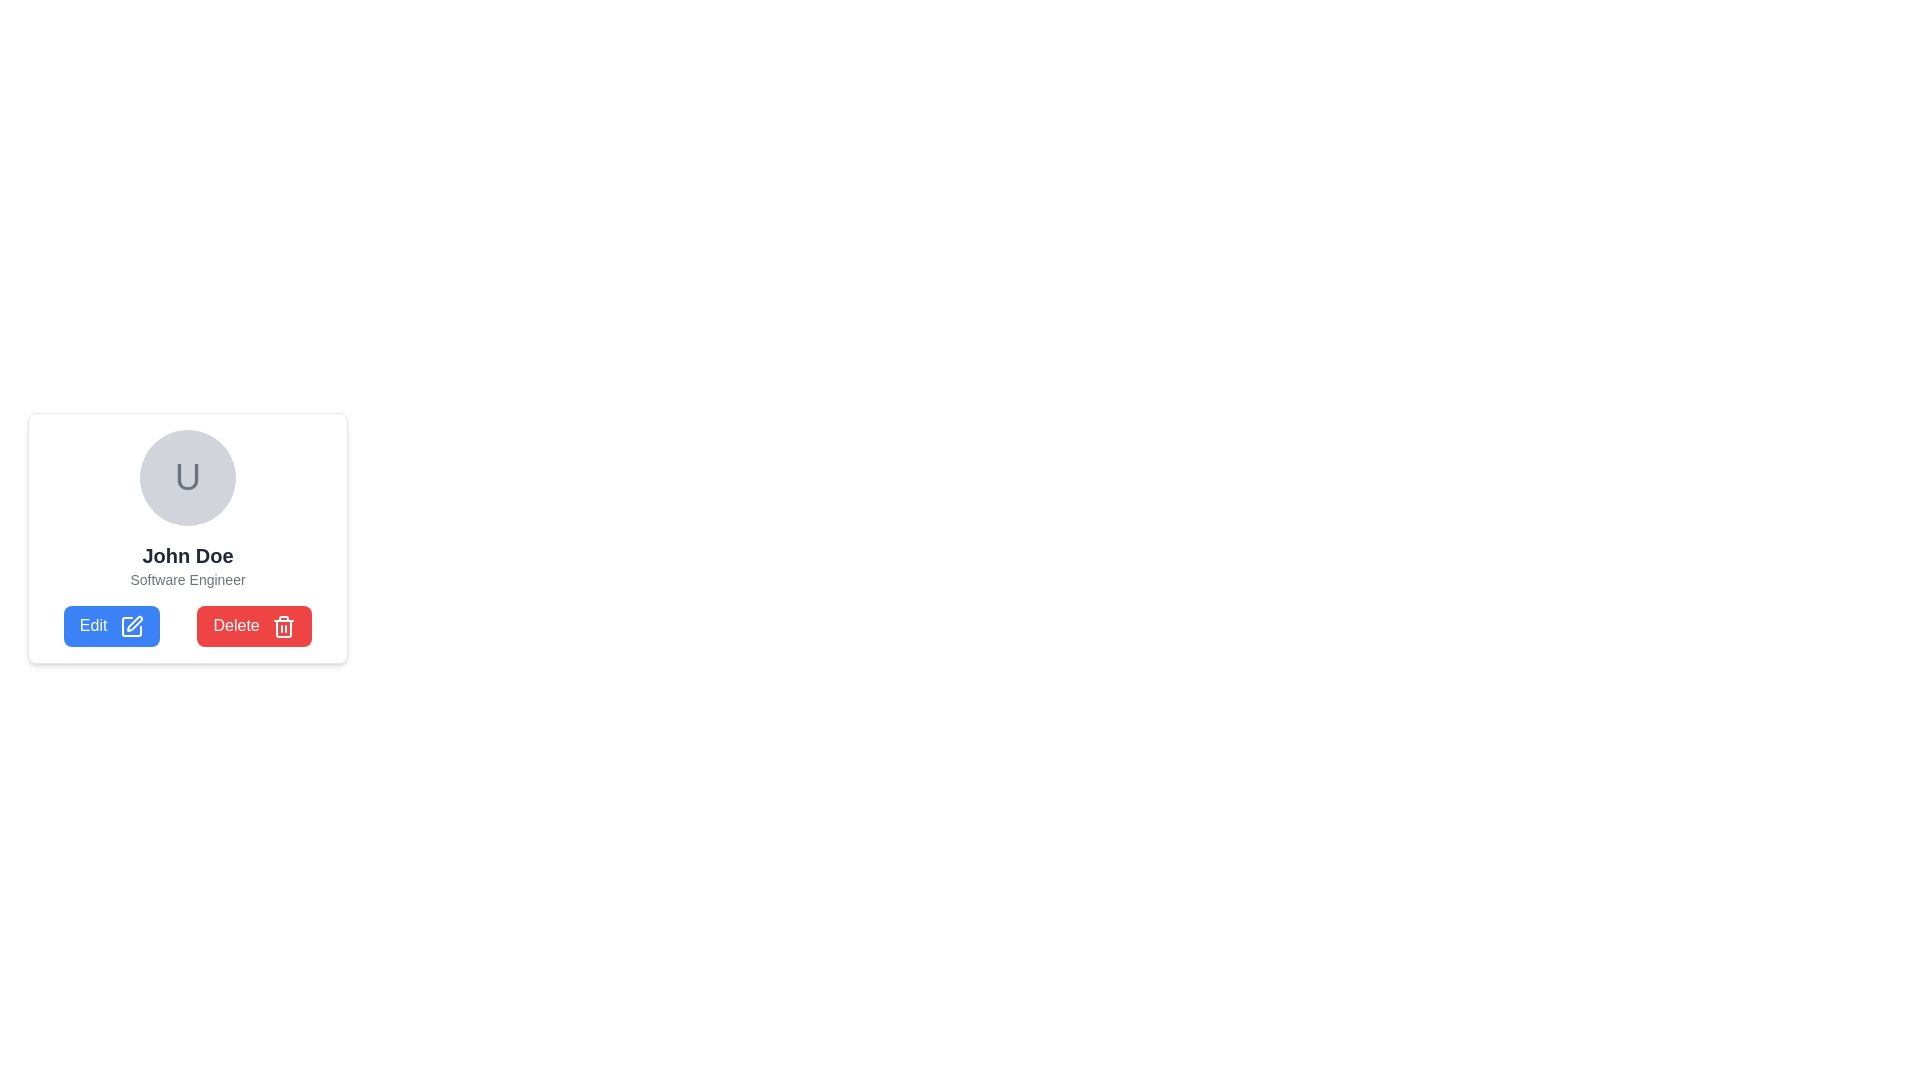  I want to click on text label displaying 'John Doe', which is positioned prominently below a circular avatar and above the text 'Software Engineer', so click(187, 555).